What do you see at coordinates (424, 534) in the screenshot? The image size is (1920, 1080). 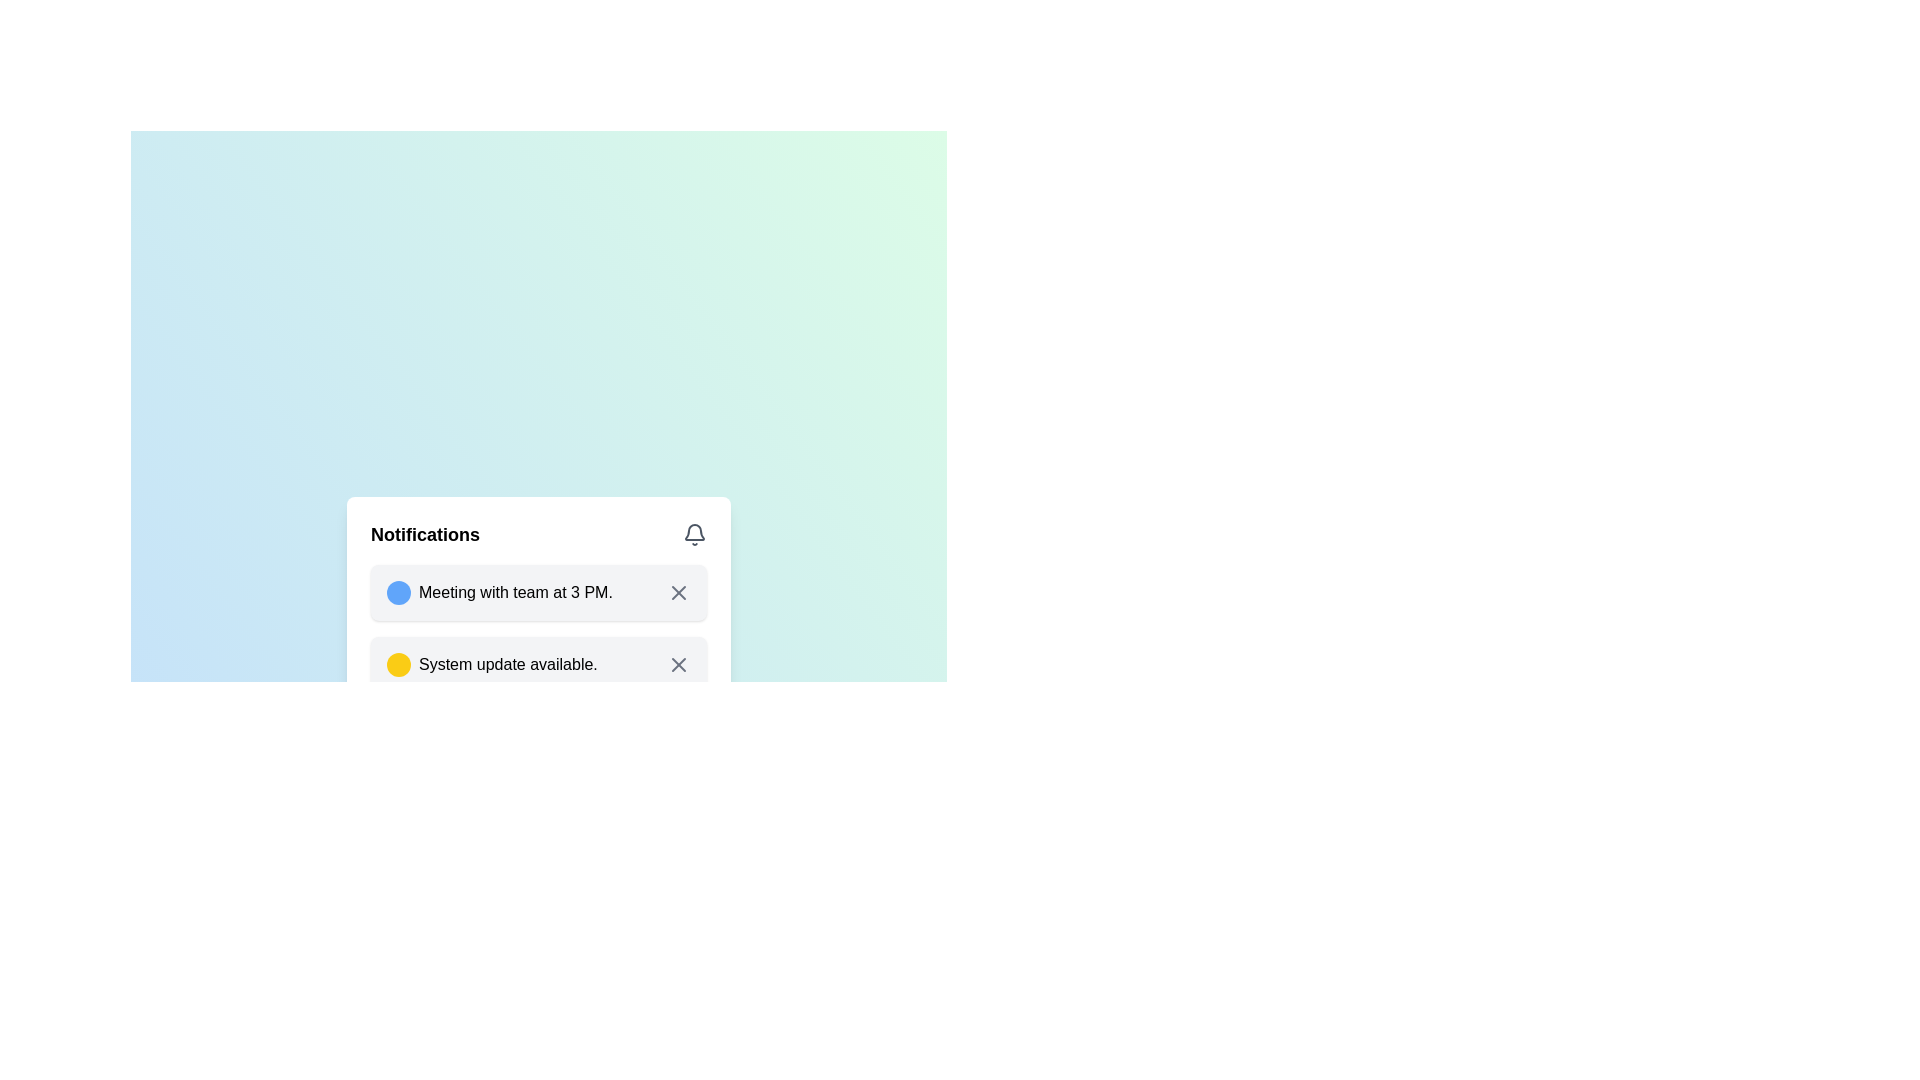 I see `text label 'Notifications' which is styled in bold and large font, located in the header section of the notifications panel, aligned left and adjacent to a bell icon` at bounding box center [424, 534].